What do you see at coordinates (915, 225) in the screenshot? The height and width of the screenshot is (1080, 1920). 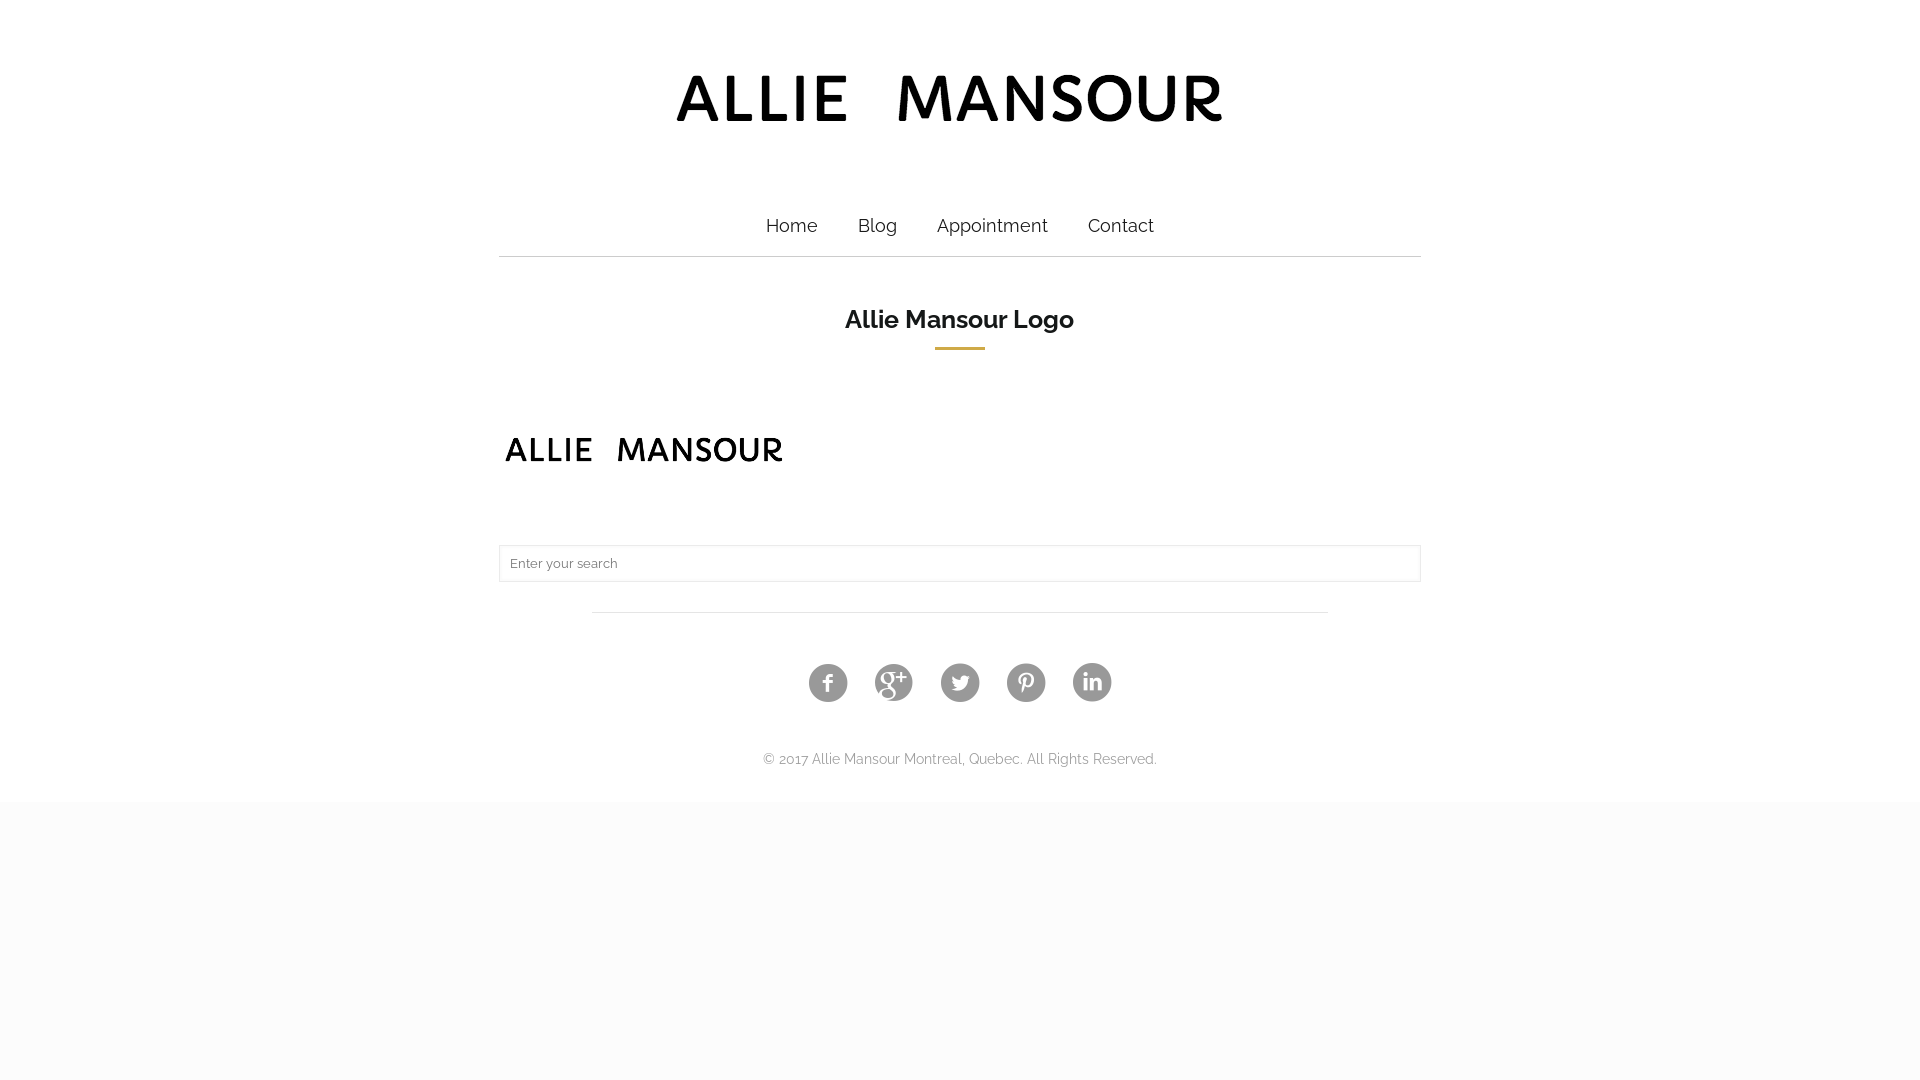 I see `'Appointment'` at bounding box center [915, 225].